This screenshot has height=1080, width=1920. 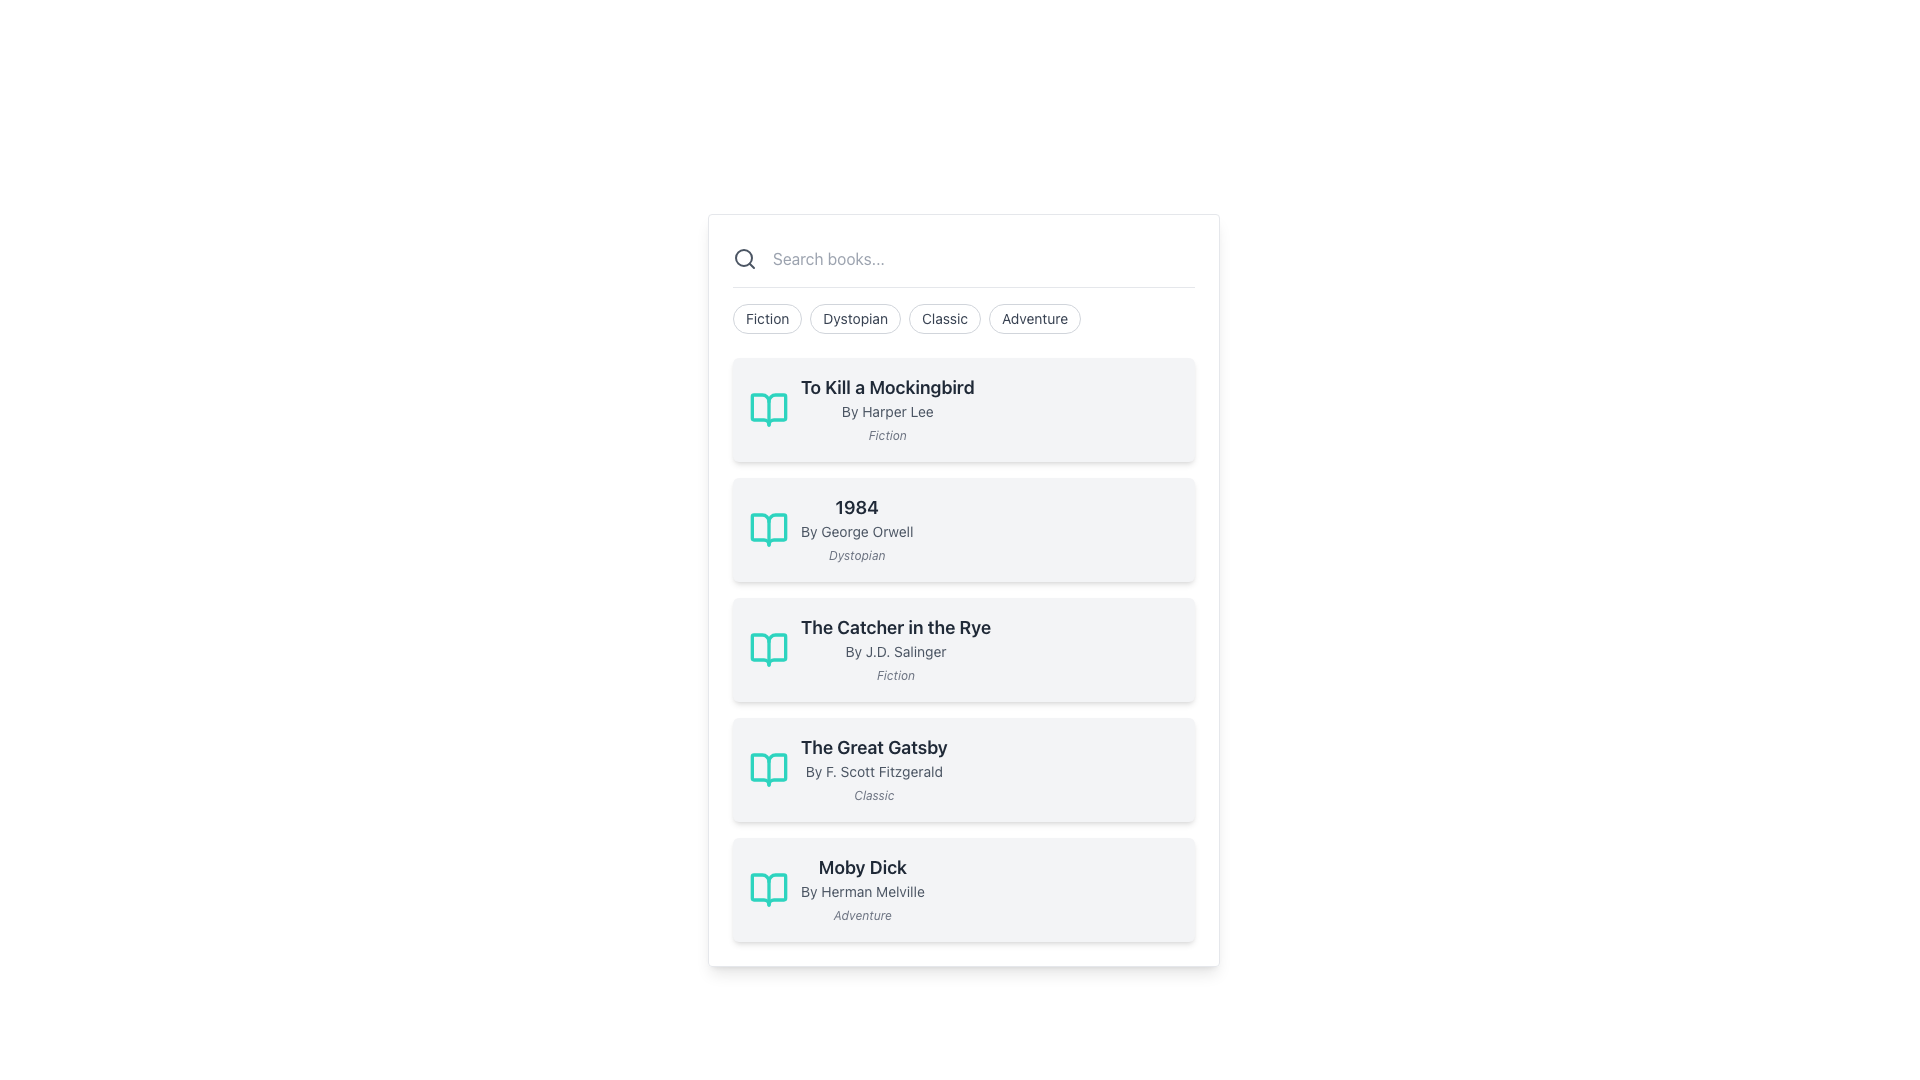 What do you see at coordinates (857, 528) in the screenshot?
I see `the text block displaying the book '1984' by George Orwell, which is the second item in the vertical list of book entries` at bounding box center [857, 528].